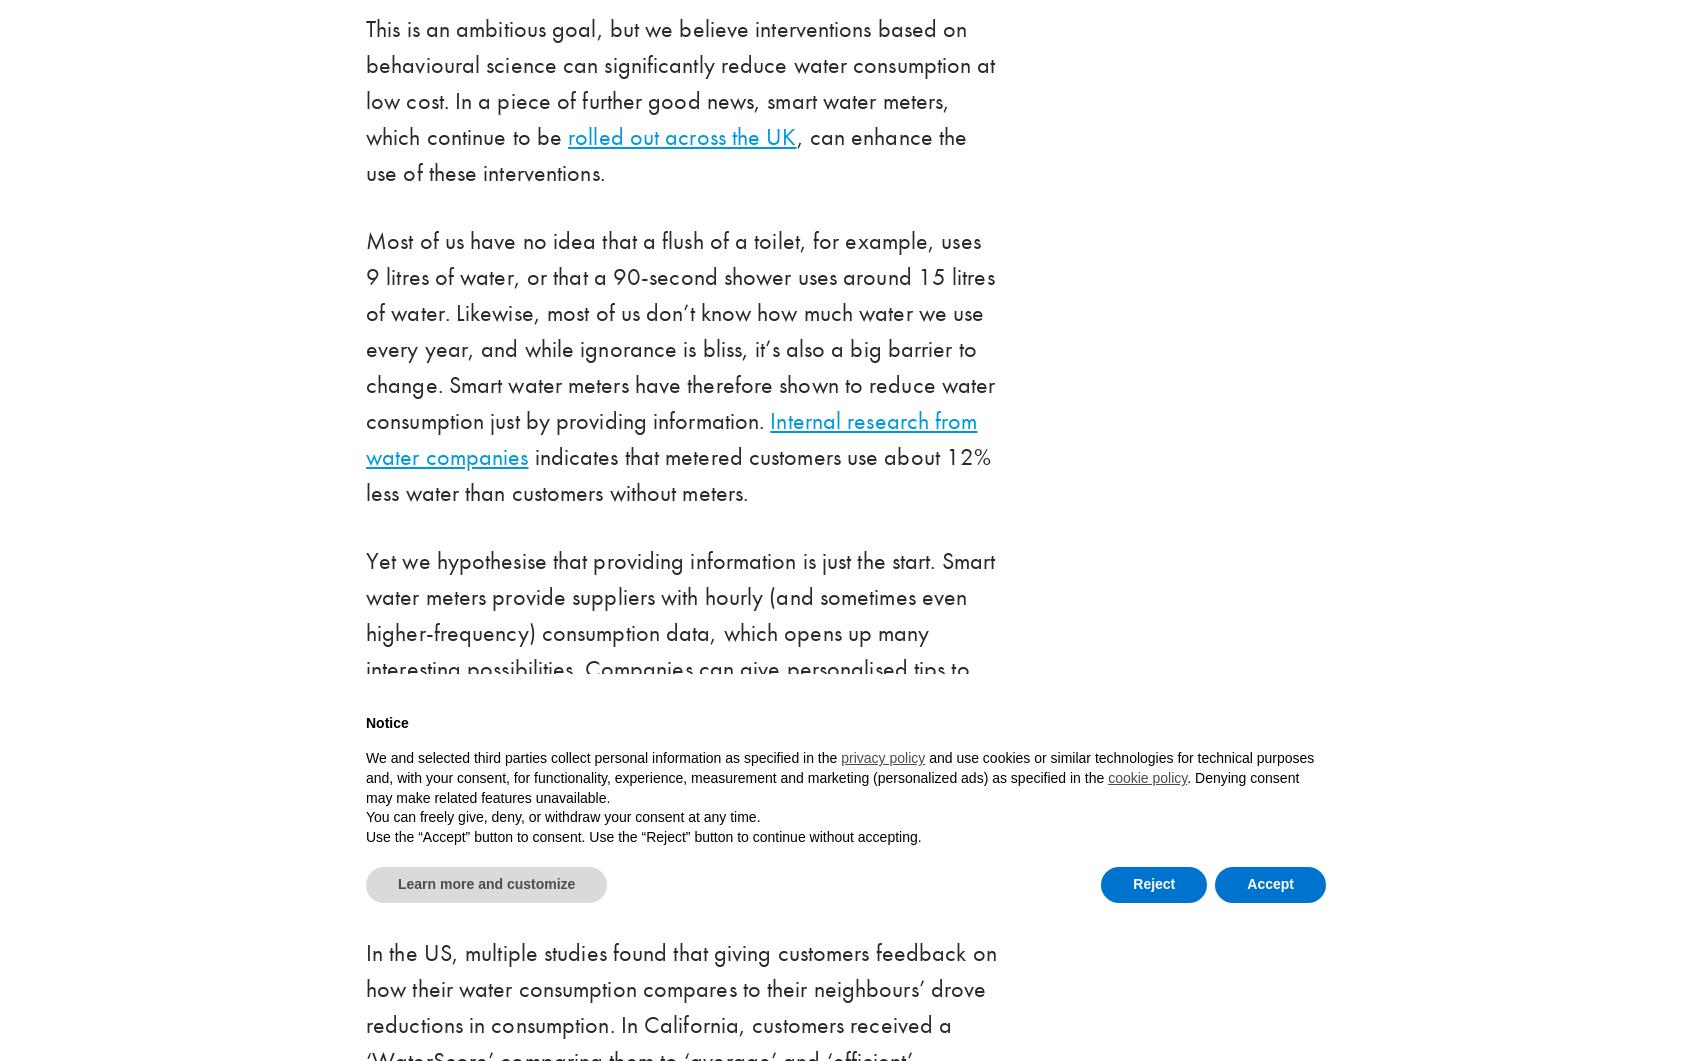 Image resolution: width=1692 pixels, height=1061 pixels. I want to click on 'Yet we hypothesise that providing information is just the start. Smart water meters provide suppliers with hourly (and sometimes even higher-frequency) consumption data, which opens up many interesting possibilities. Companies can give personalised tips to customers. They can provide snapshots of how a customer’s water consumption compares to their neighbours’. Even more creative ideas include ‘gamifying’ water conservation, much as health apps gamify the amount of exercise one does each day. Companies could even run friendly neighbourhood-versus-neighbourhood competitions to be the ‘biggest loser’.', so click(680, 722).